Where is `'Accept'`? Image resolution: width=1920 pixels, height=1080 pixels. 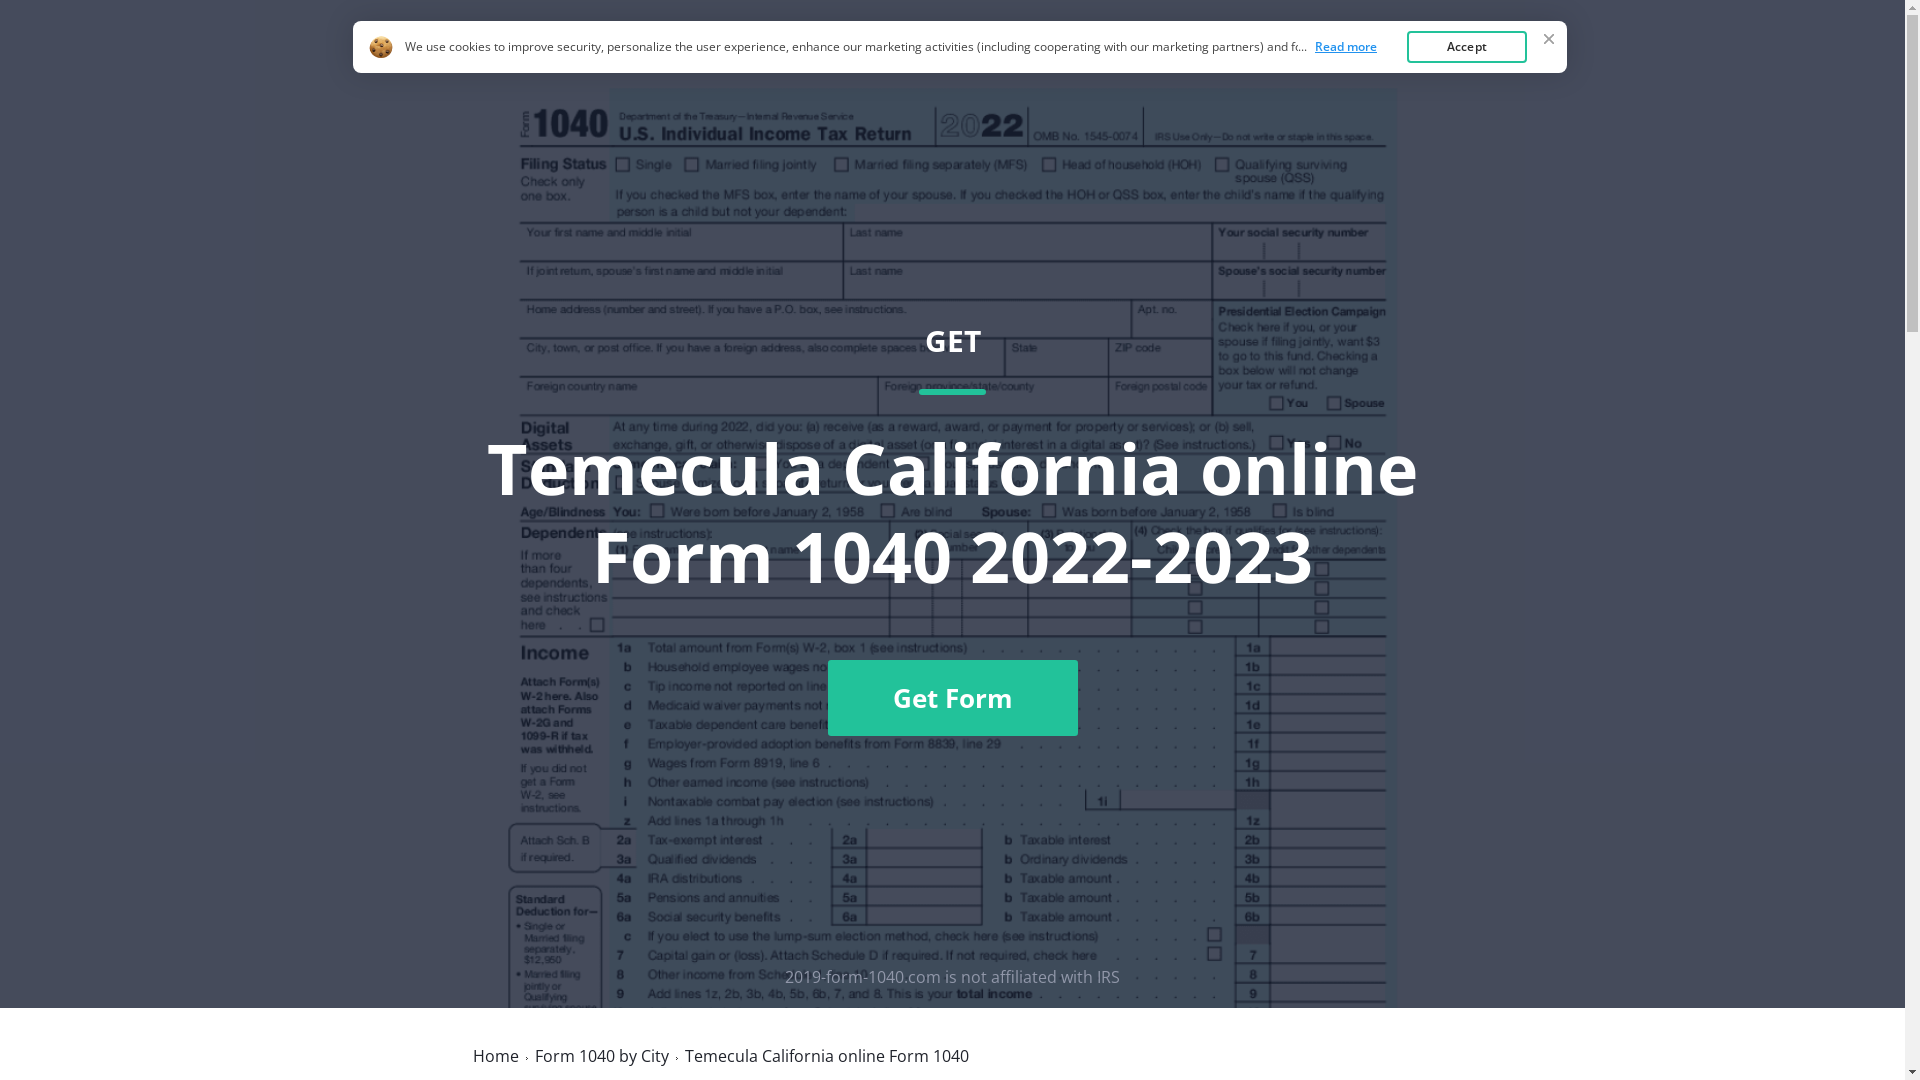
'Accept' is located at coordinates (1467, 45).